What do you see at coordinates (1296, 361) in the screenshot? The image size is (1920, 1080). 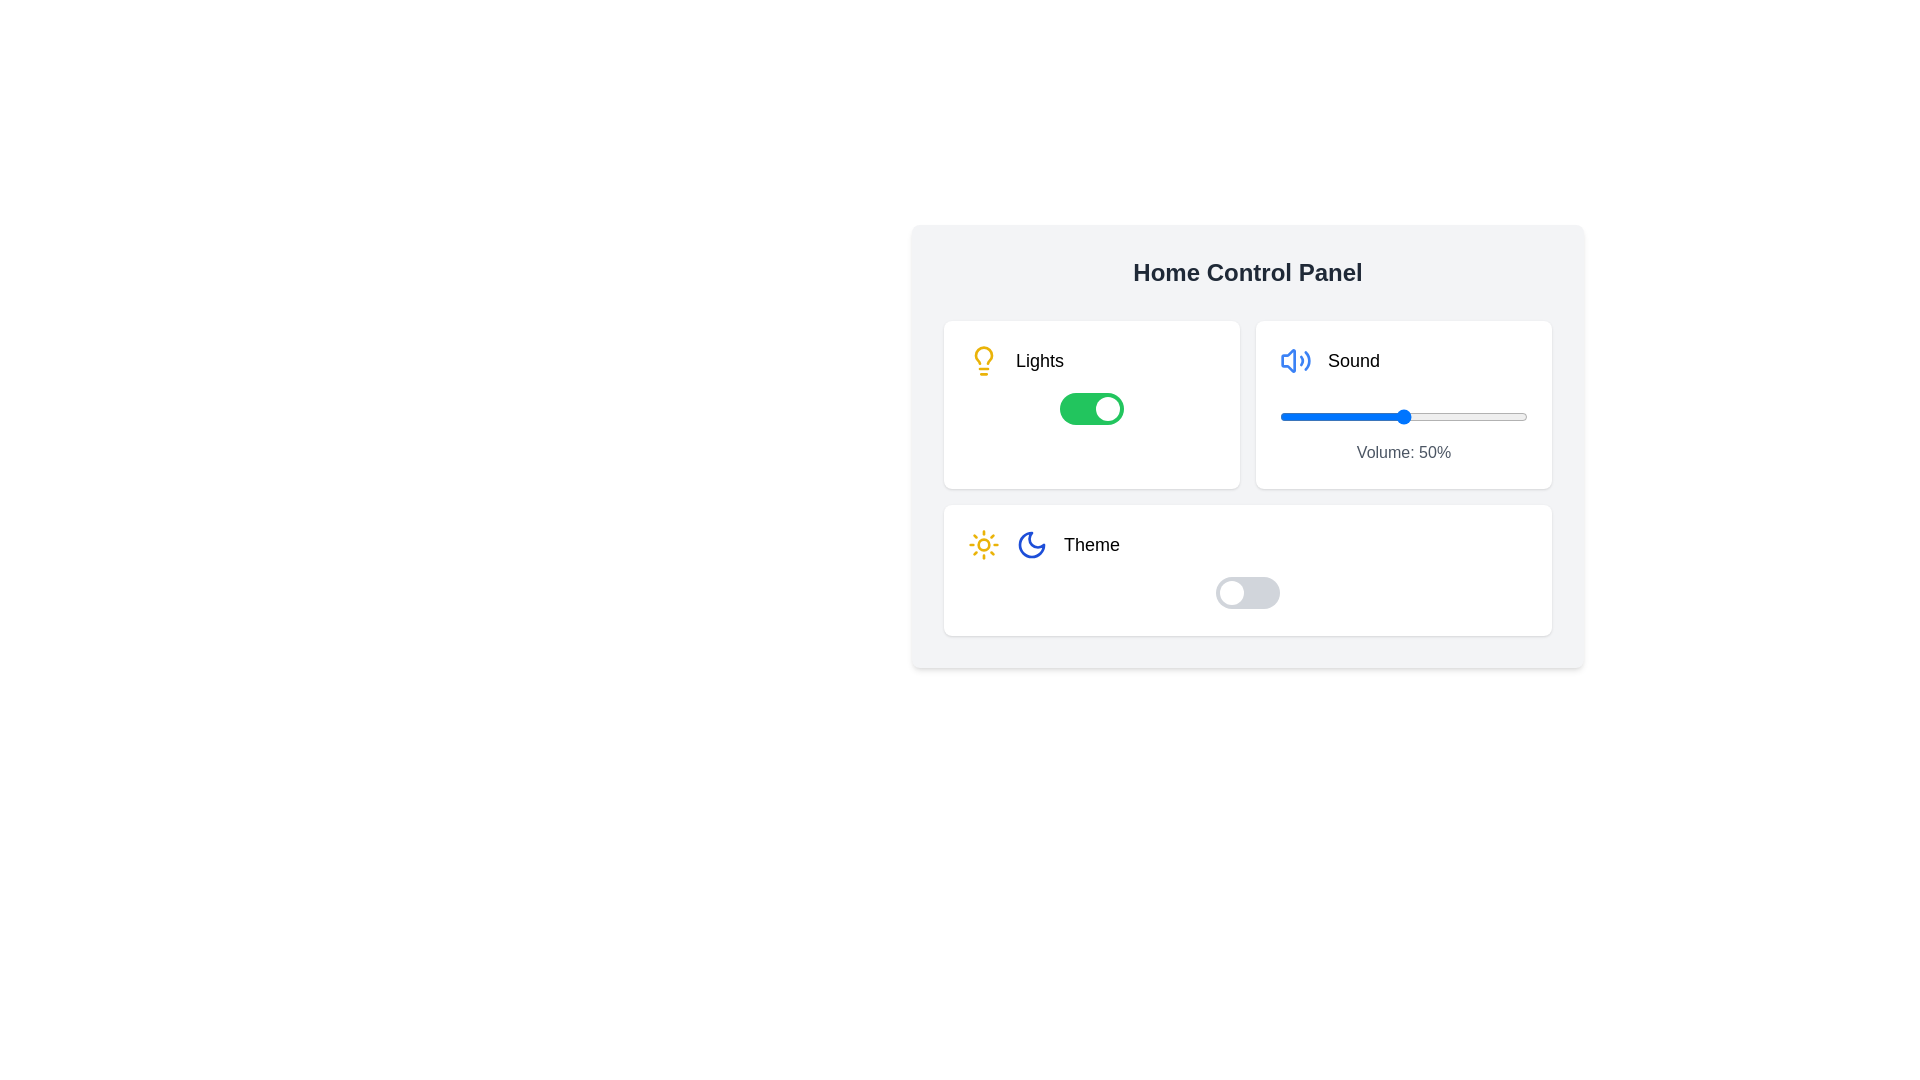 I see `the volume icon resembling a loudspeaker with sound waves, which is located in the upper-right quadrant of the control panel, to the left of the 'Sound' text` at bounding box center [1296, 361].